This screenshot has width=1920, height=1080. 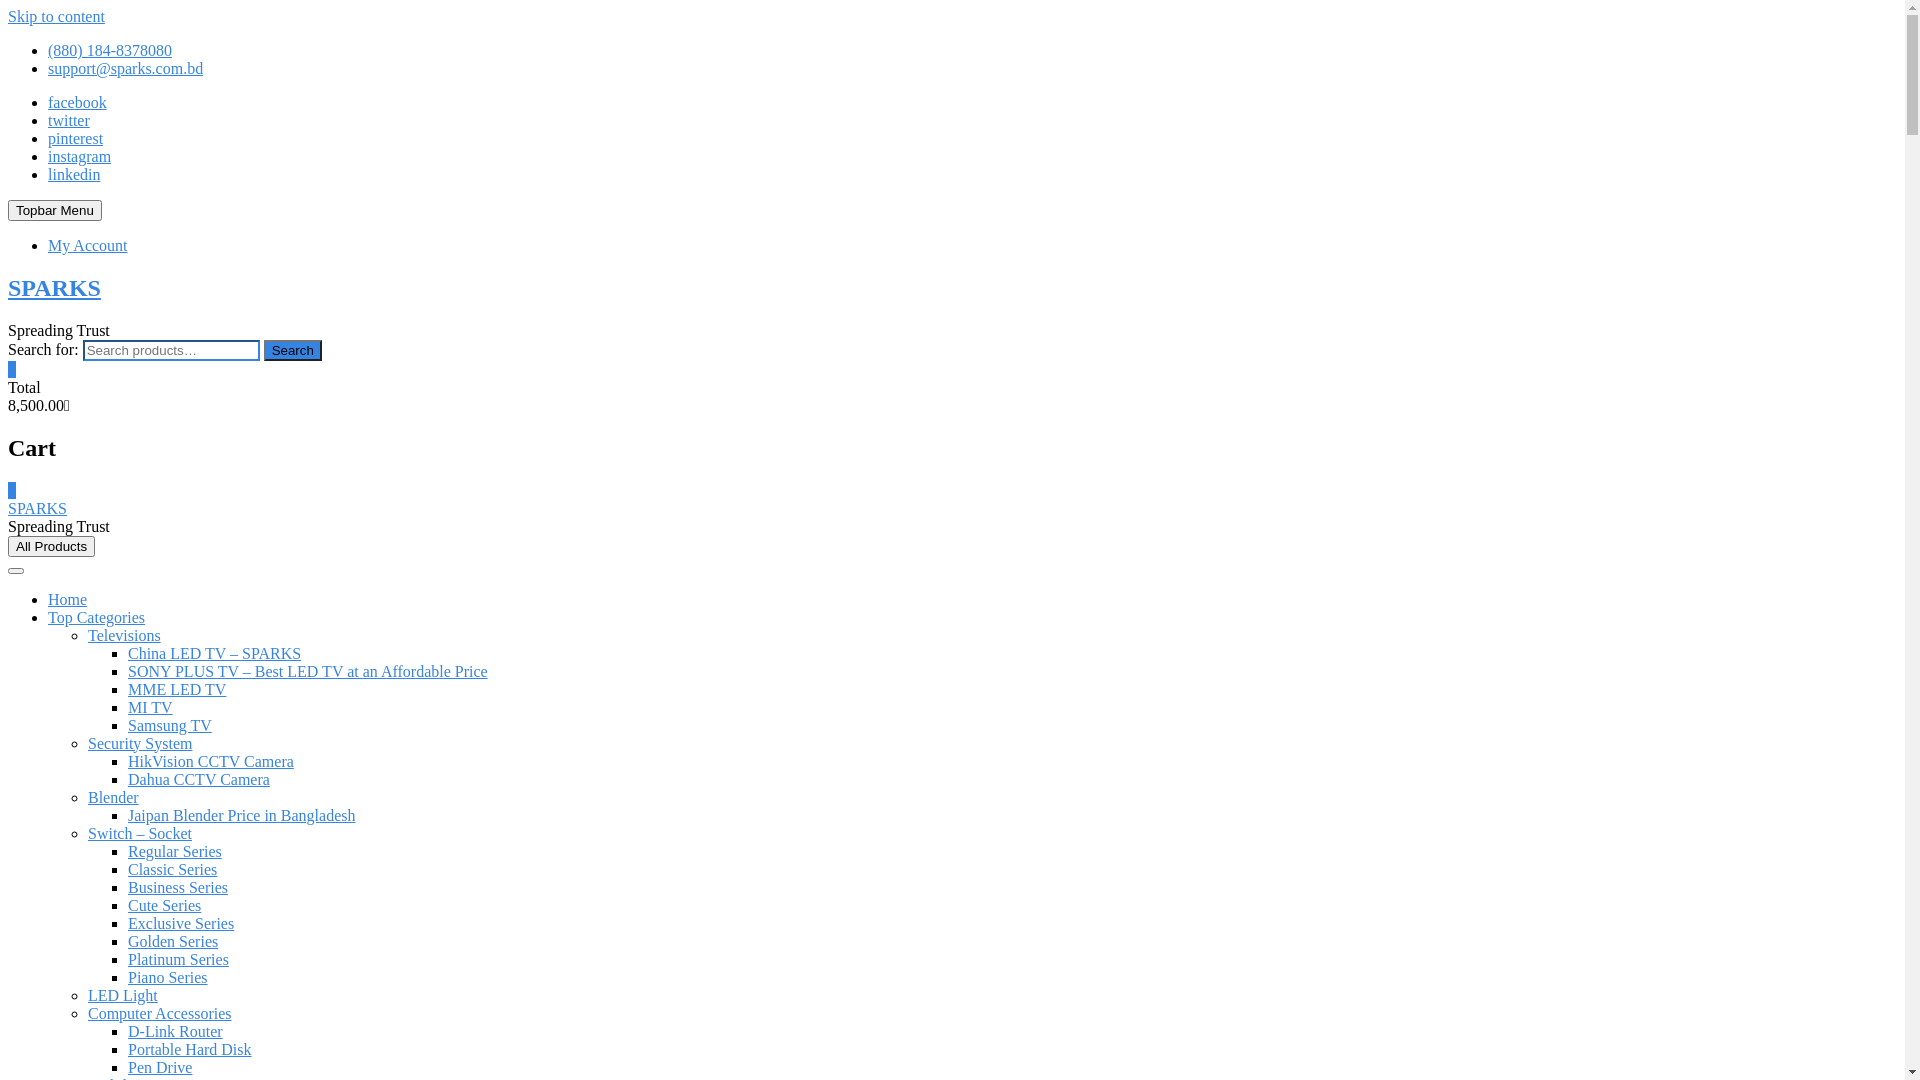 What do you see at coordinates (122, 995) in the screenshot?
I see `'LED Light'` at bounding box center [122, 995].